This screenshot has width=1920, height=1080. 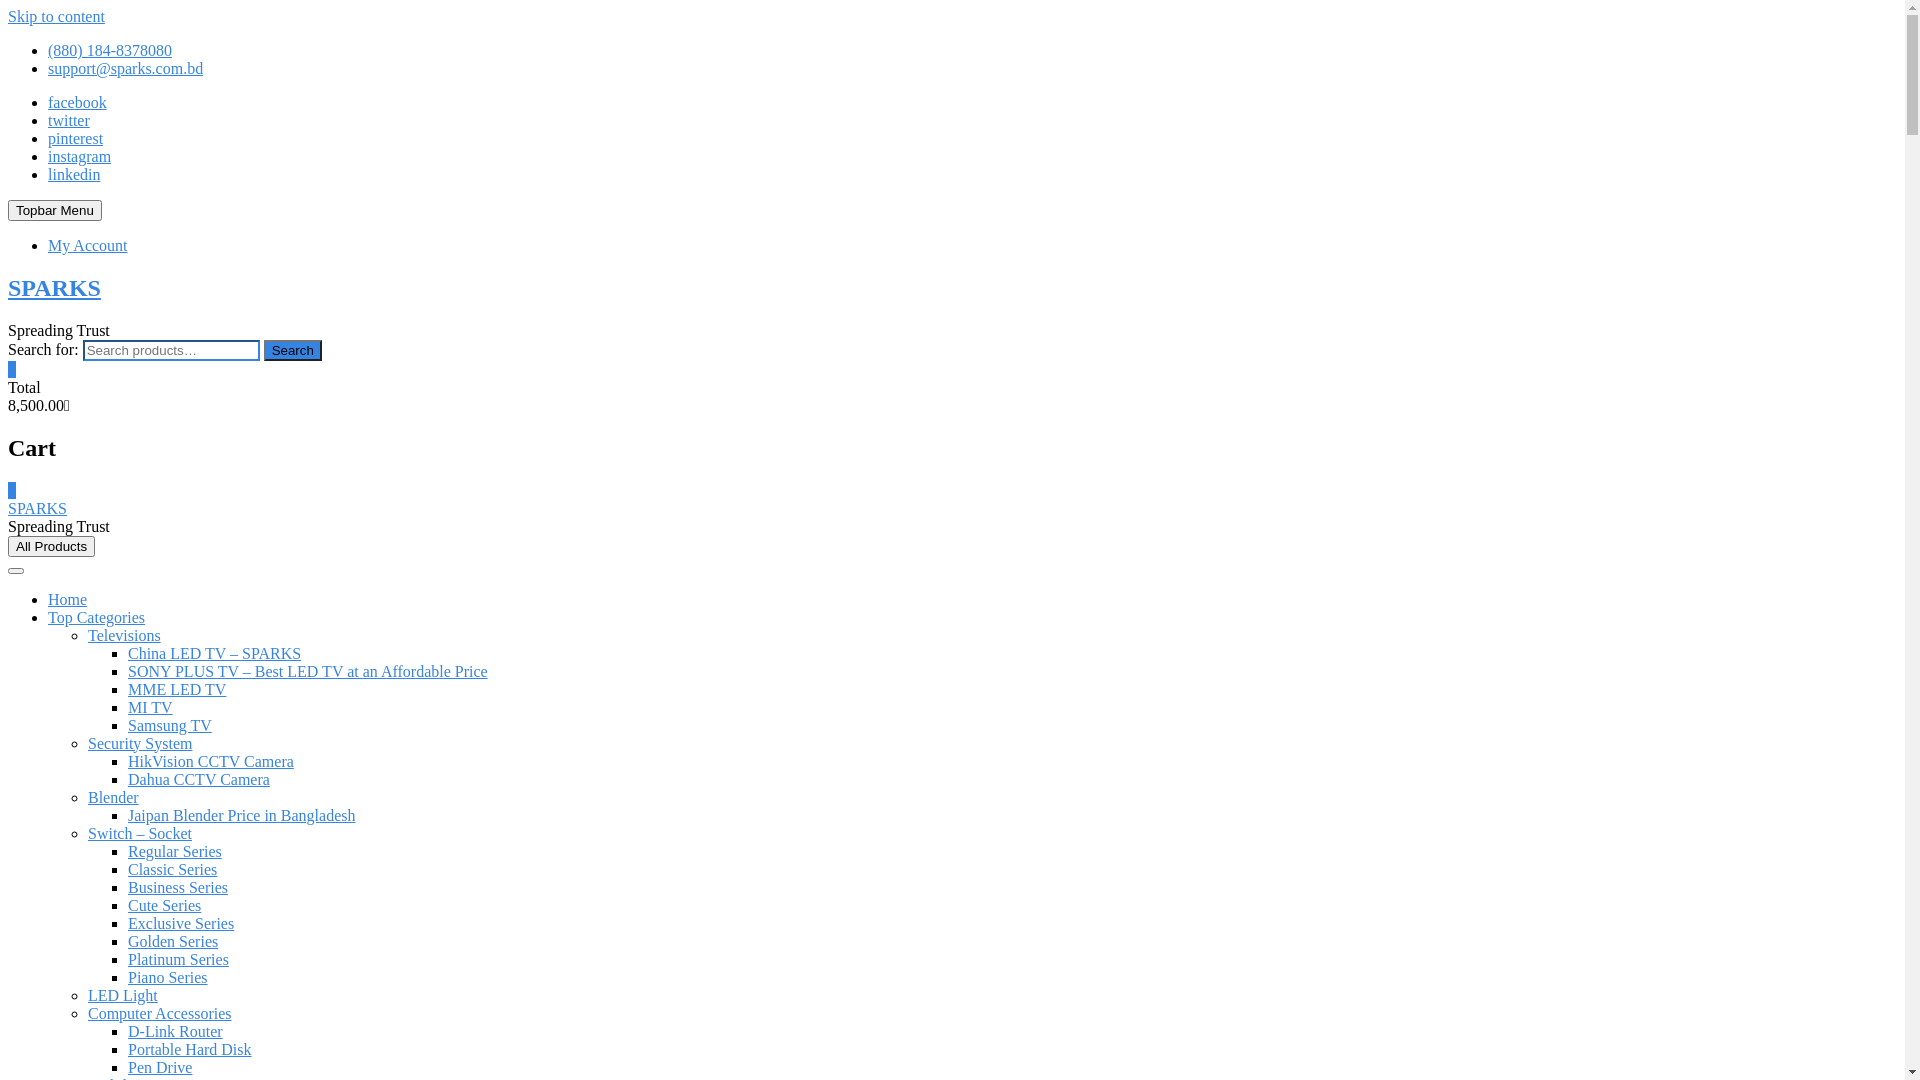 What do you see at coordinates (122, 995) in the screenshot?
I see `'LED Light'` at bounding box center [122, 995].